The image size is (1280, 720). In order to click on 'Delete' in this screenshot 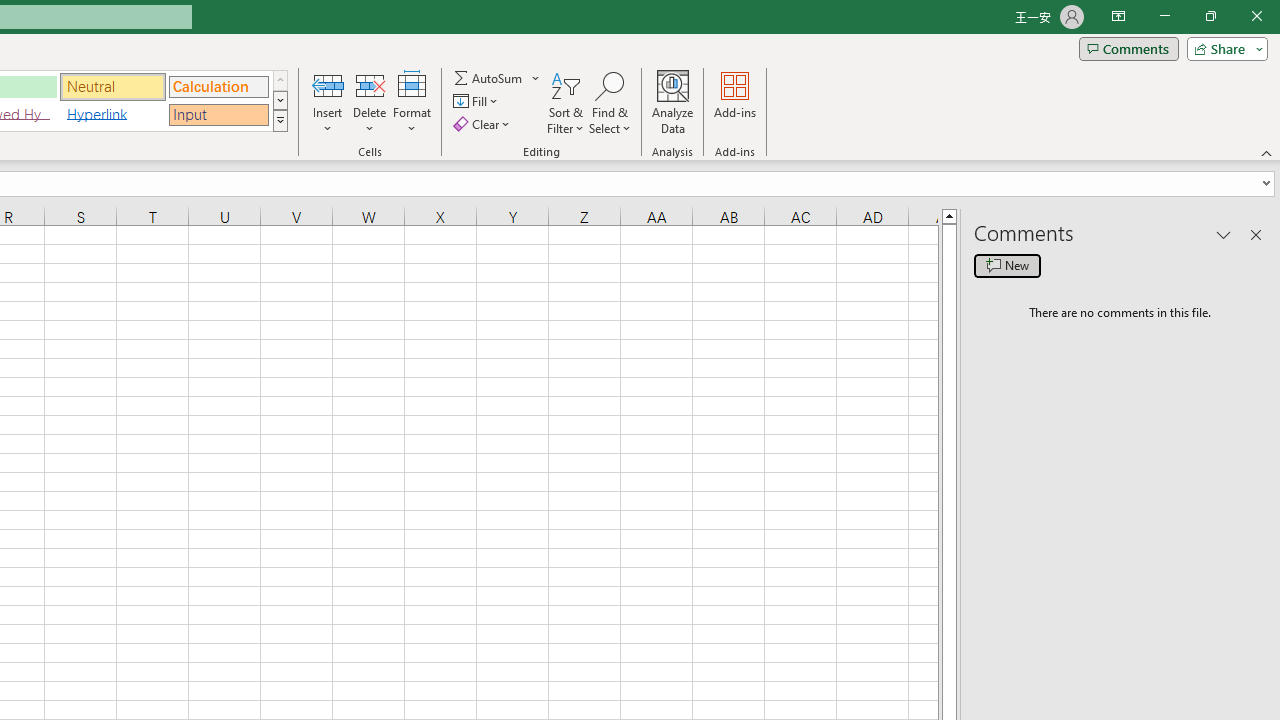, I will do `click(369, 103)`.